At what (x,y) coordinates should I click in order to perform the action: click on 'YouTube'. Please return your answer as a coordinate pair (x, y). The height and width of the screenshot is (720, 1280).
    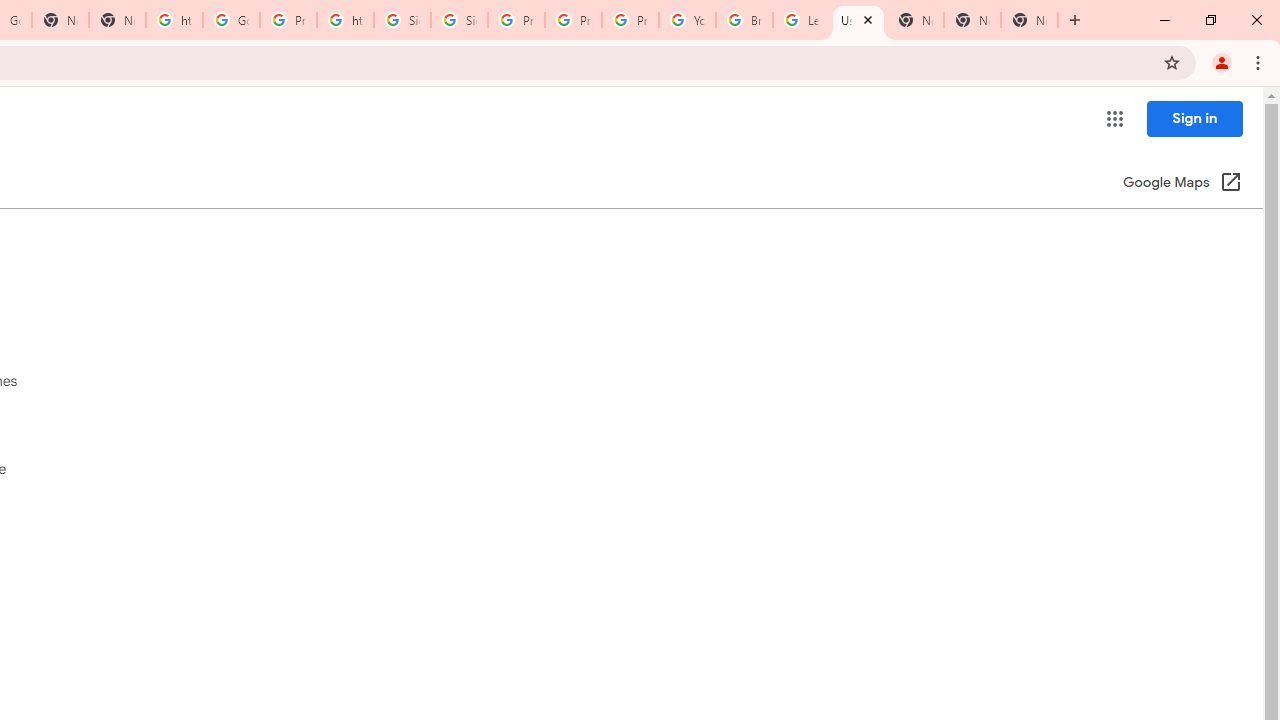
    Looking at the image, I should click on (687, 20).